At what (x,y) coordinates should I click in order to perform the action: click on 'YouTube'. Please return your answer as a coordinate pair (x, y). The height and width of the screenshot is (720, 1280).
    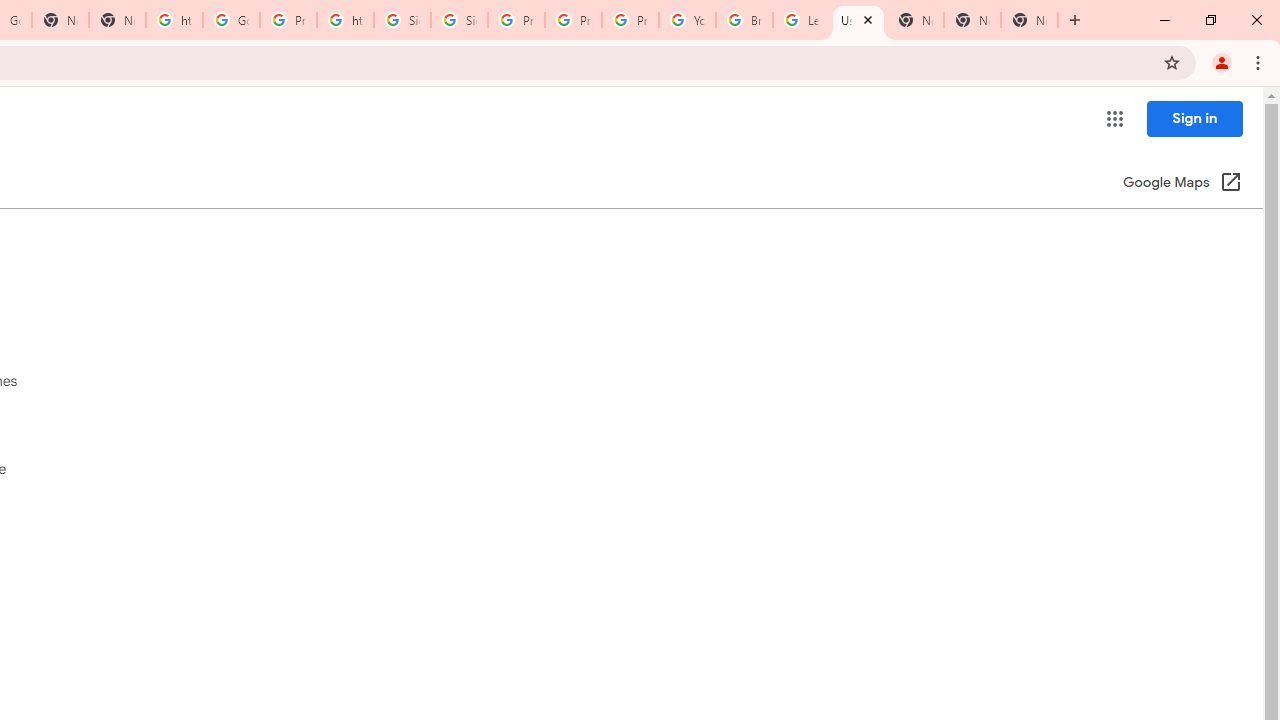
    Looking at the image, I should click on (687, 20).